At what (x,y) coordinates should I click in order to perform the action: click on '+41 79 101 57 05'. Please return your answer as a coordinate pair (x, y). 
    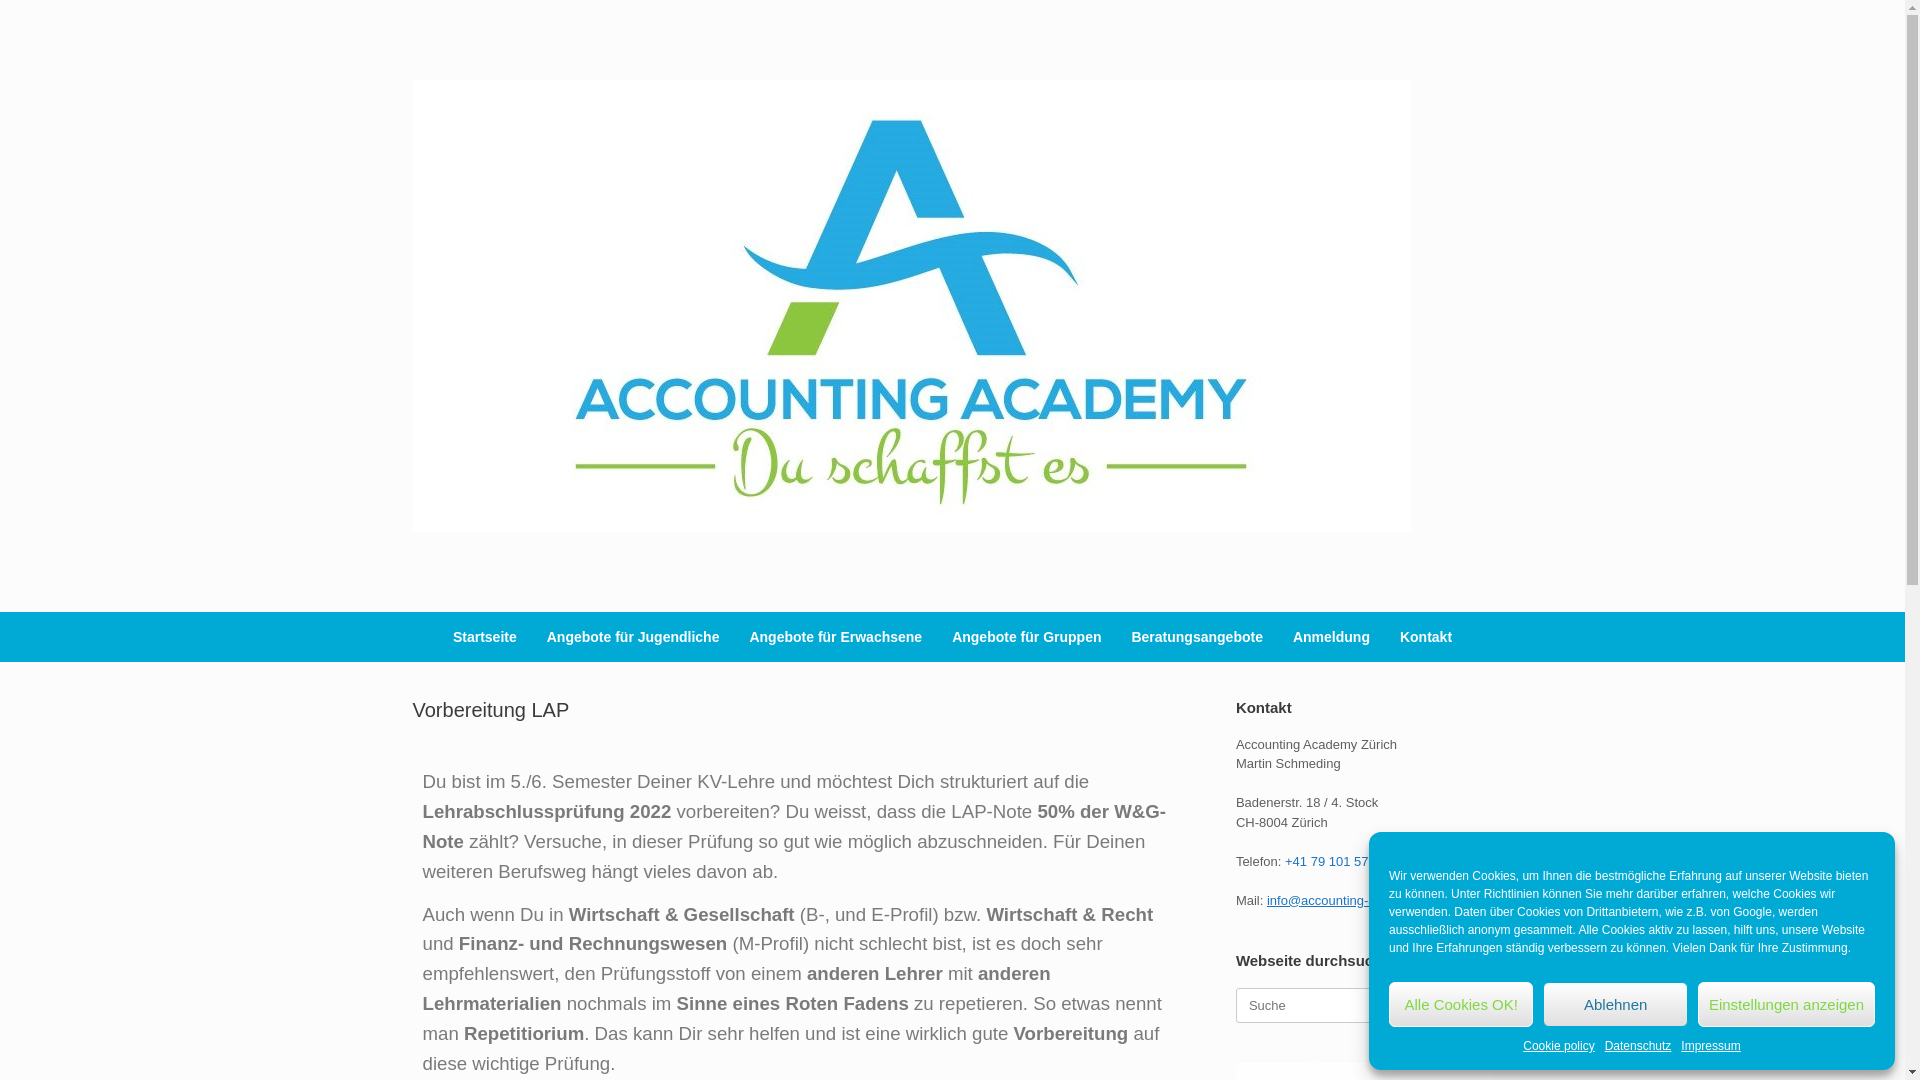
    Looking at the image, I should click on (1335, 860).